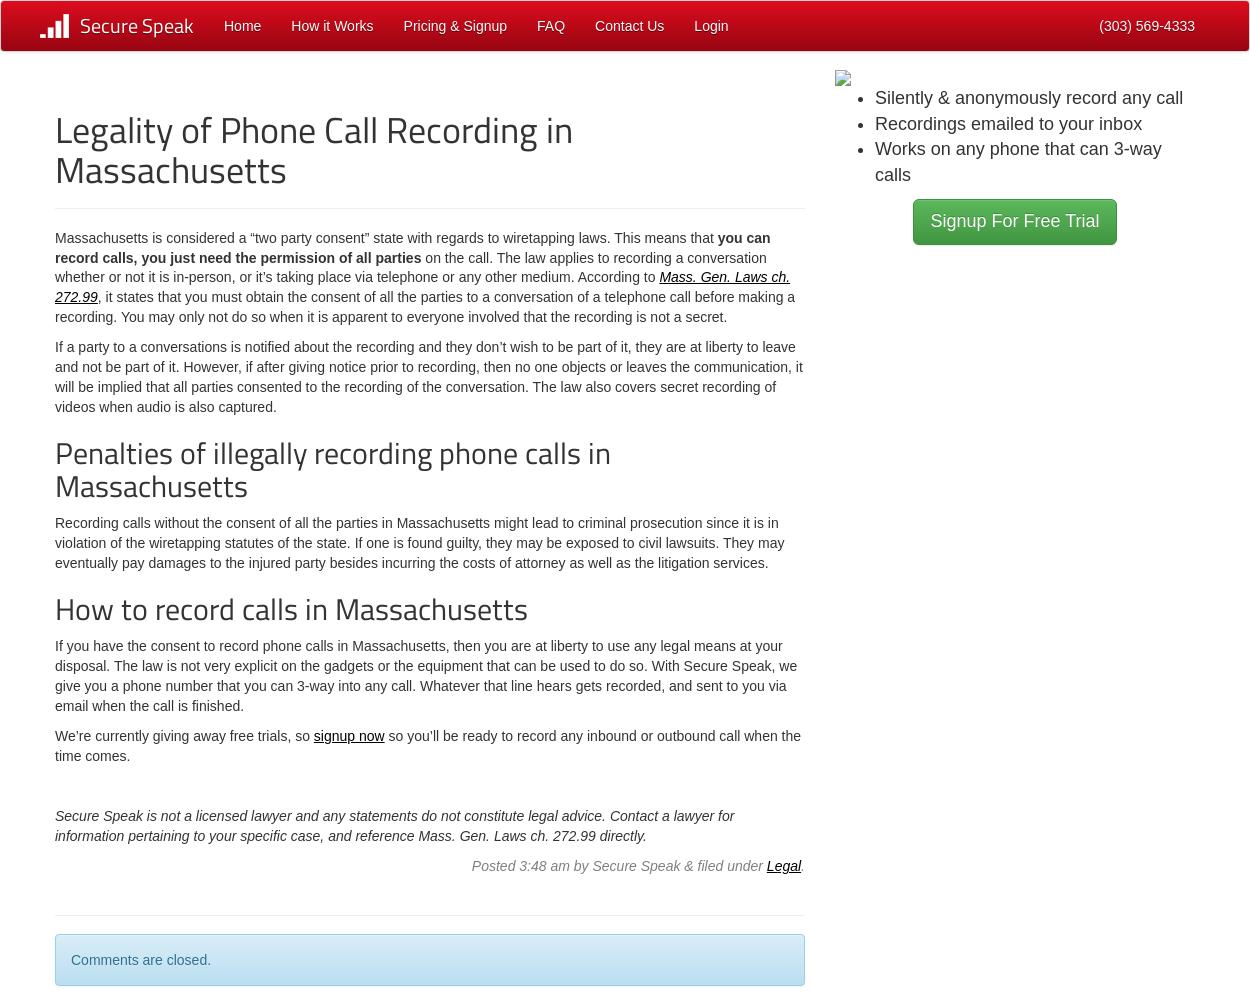 The height and width of the screenshot is (1000, 1250). What do you see at coordinates (347, 735) in the screenshot?
I see `'signup now'` at bounding box center [347, 735].